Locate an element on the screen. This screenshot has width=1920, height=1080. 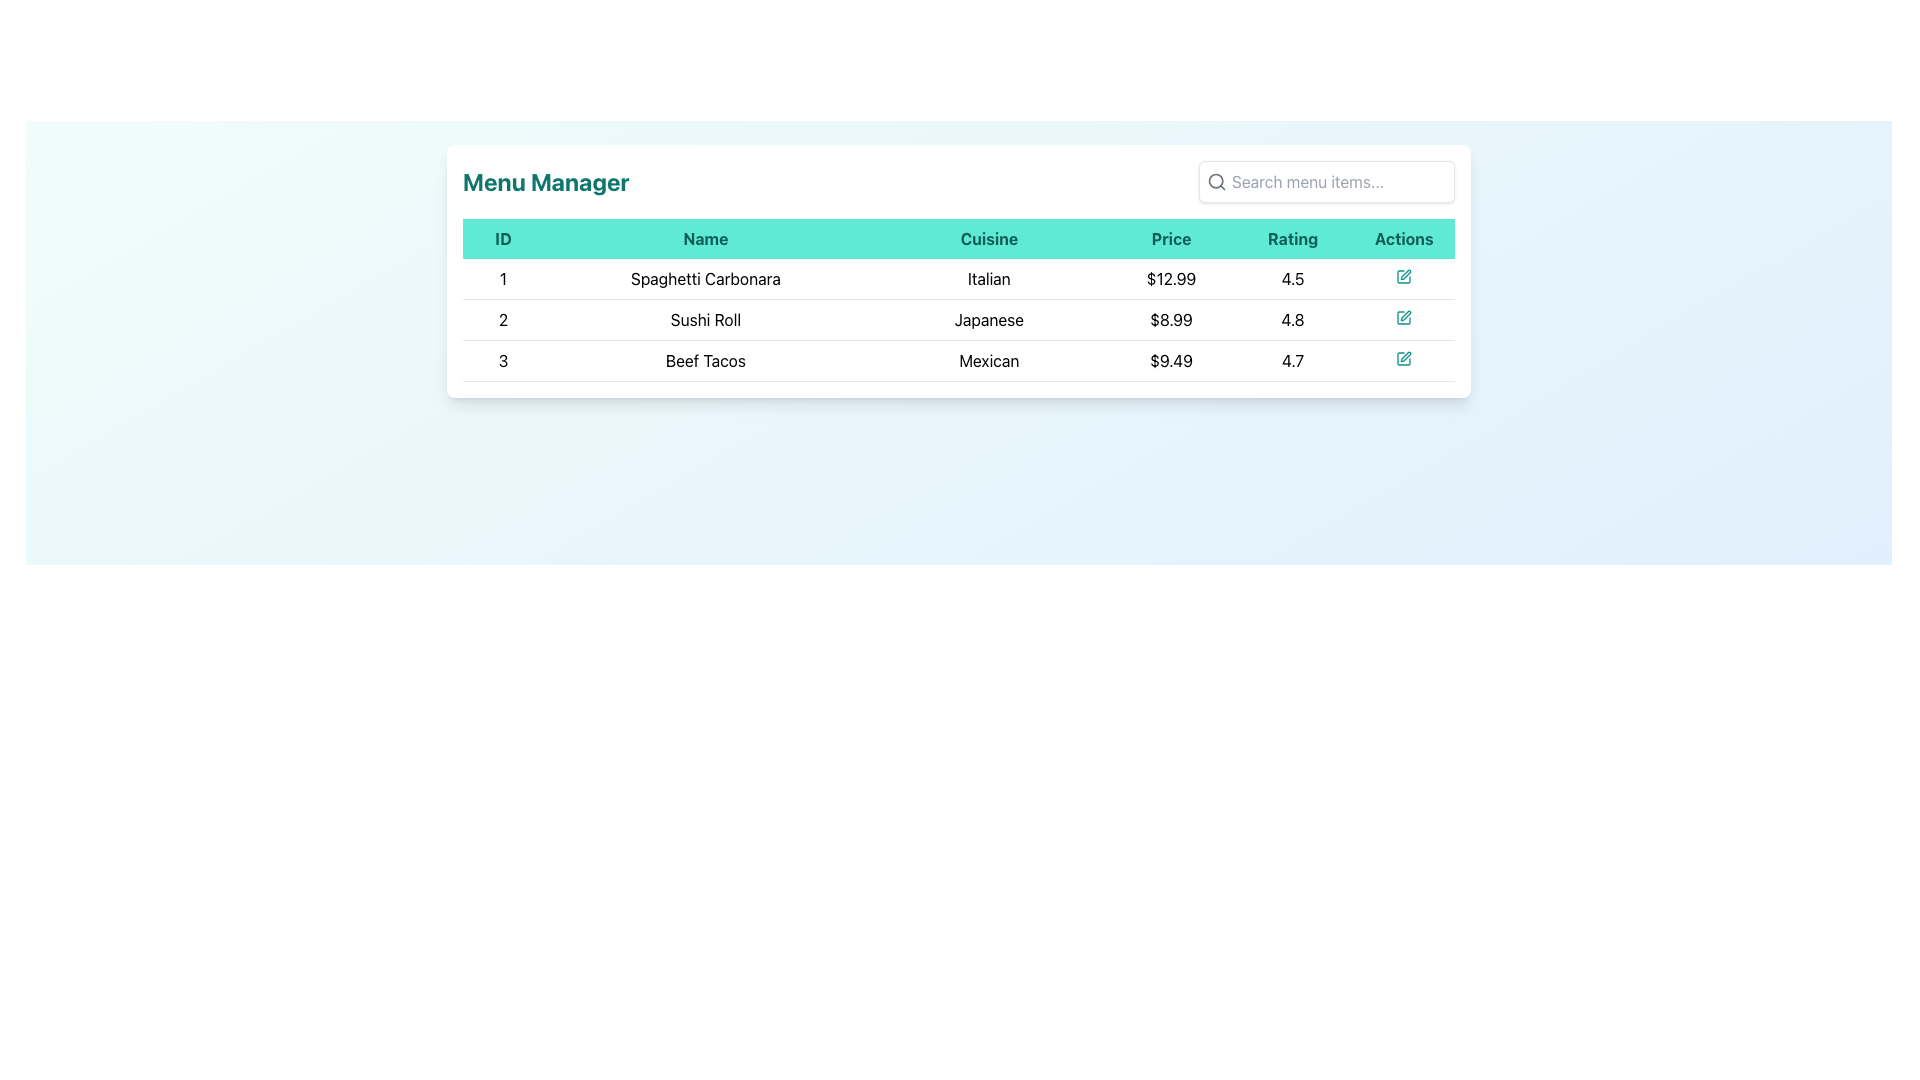
the text label displaying 'Actions' in bold, dark-green font, located in the header row of the table, positioned to the far right is located at coordinates (1403, 238).